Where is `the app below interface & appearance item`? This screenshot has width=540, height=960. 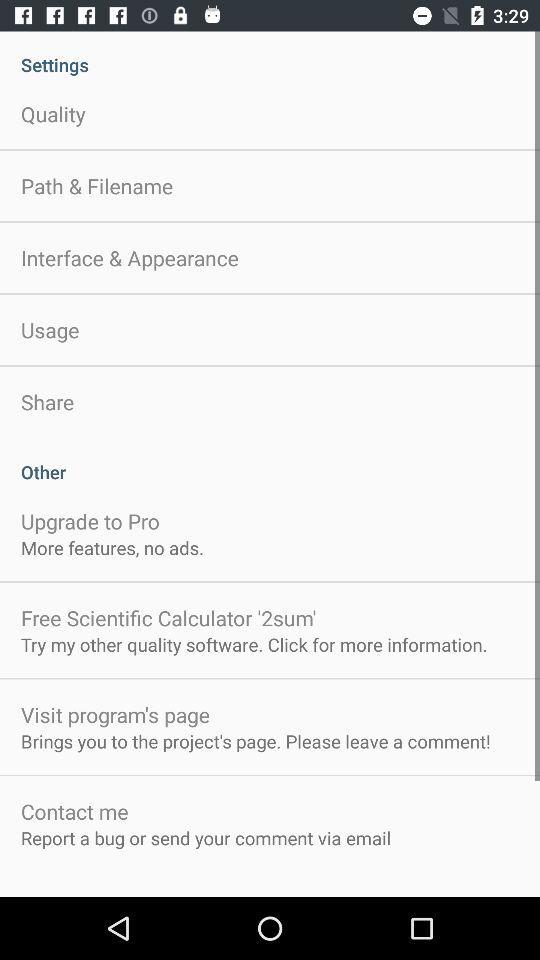
the app below interface & appearance item is located at coordinates (50, 330).